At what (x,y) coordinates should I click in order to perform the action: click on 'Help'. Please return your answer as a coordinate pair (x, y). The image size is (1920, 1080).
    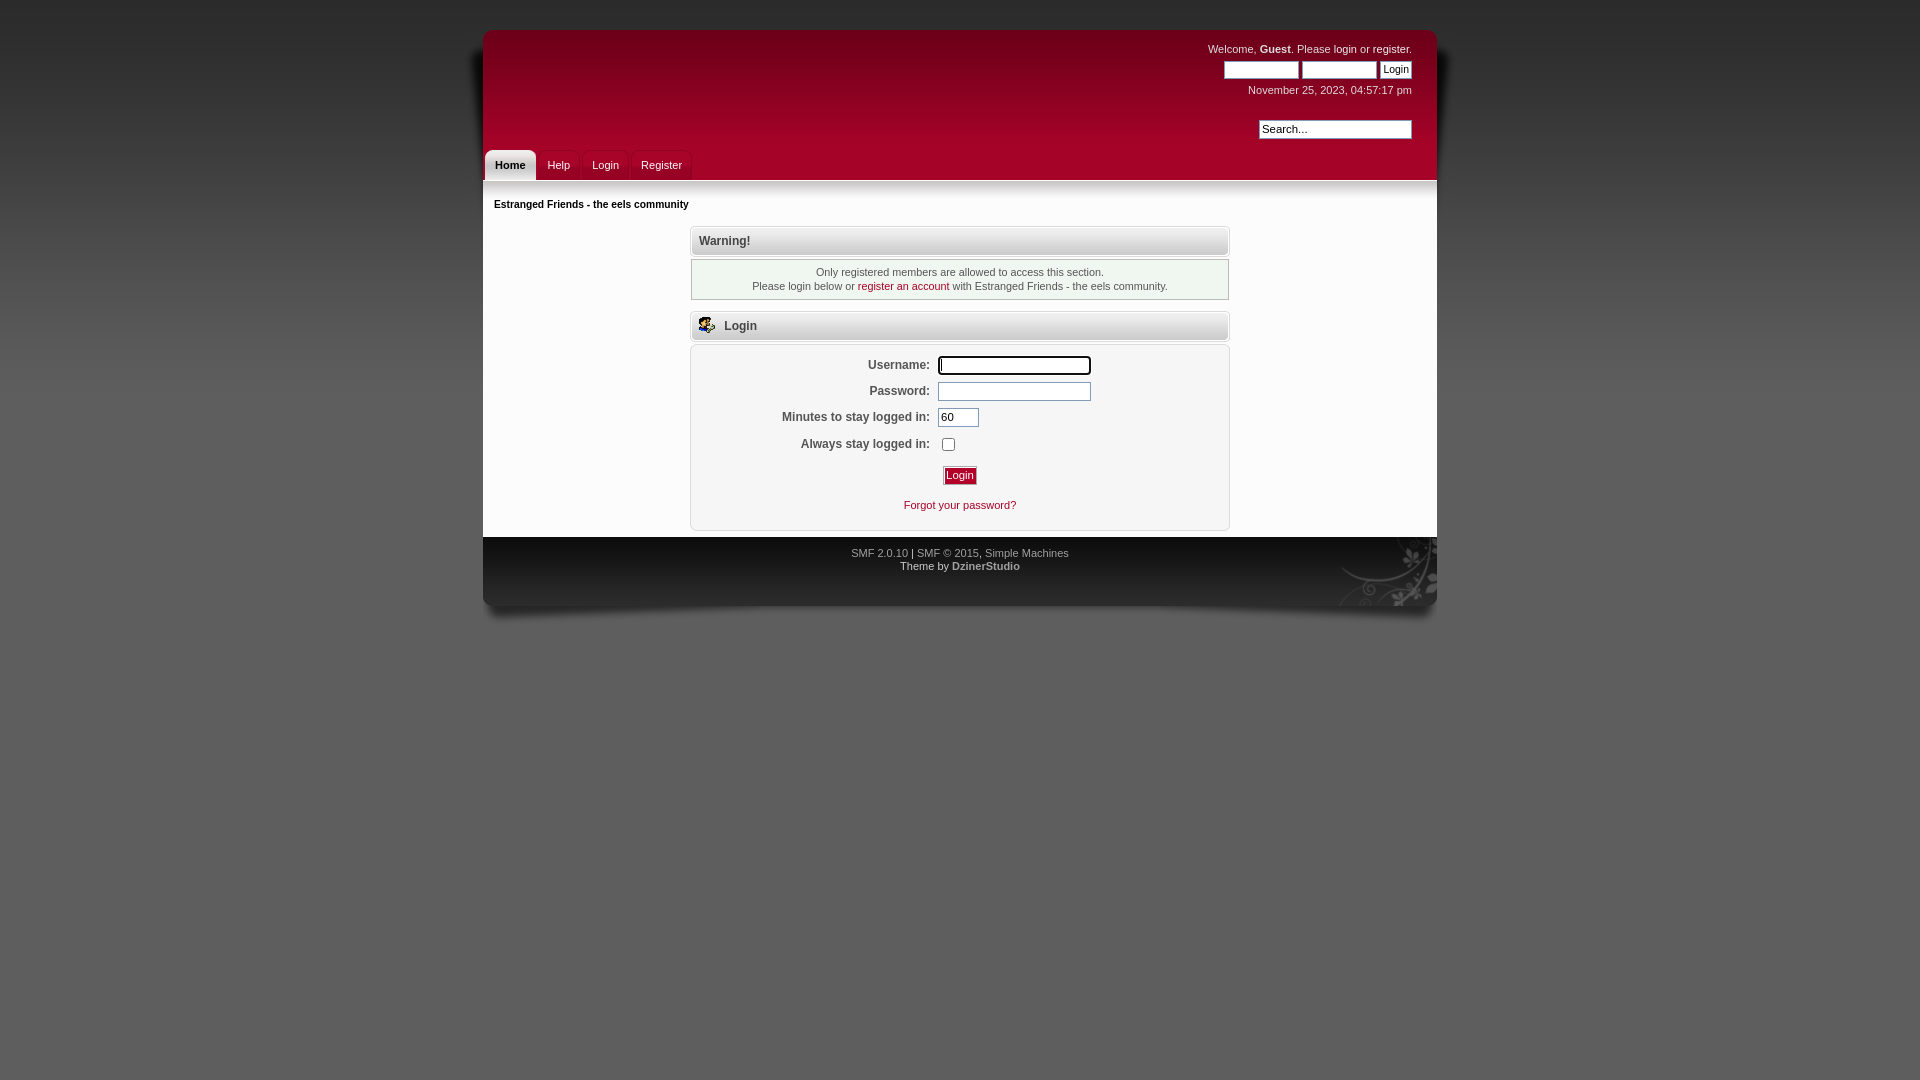
    Looking at the image, I should click on (559, 164).